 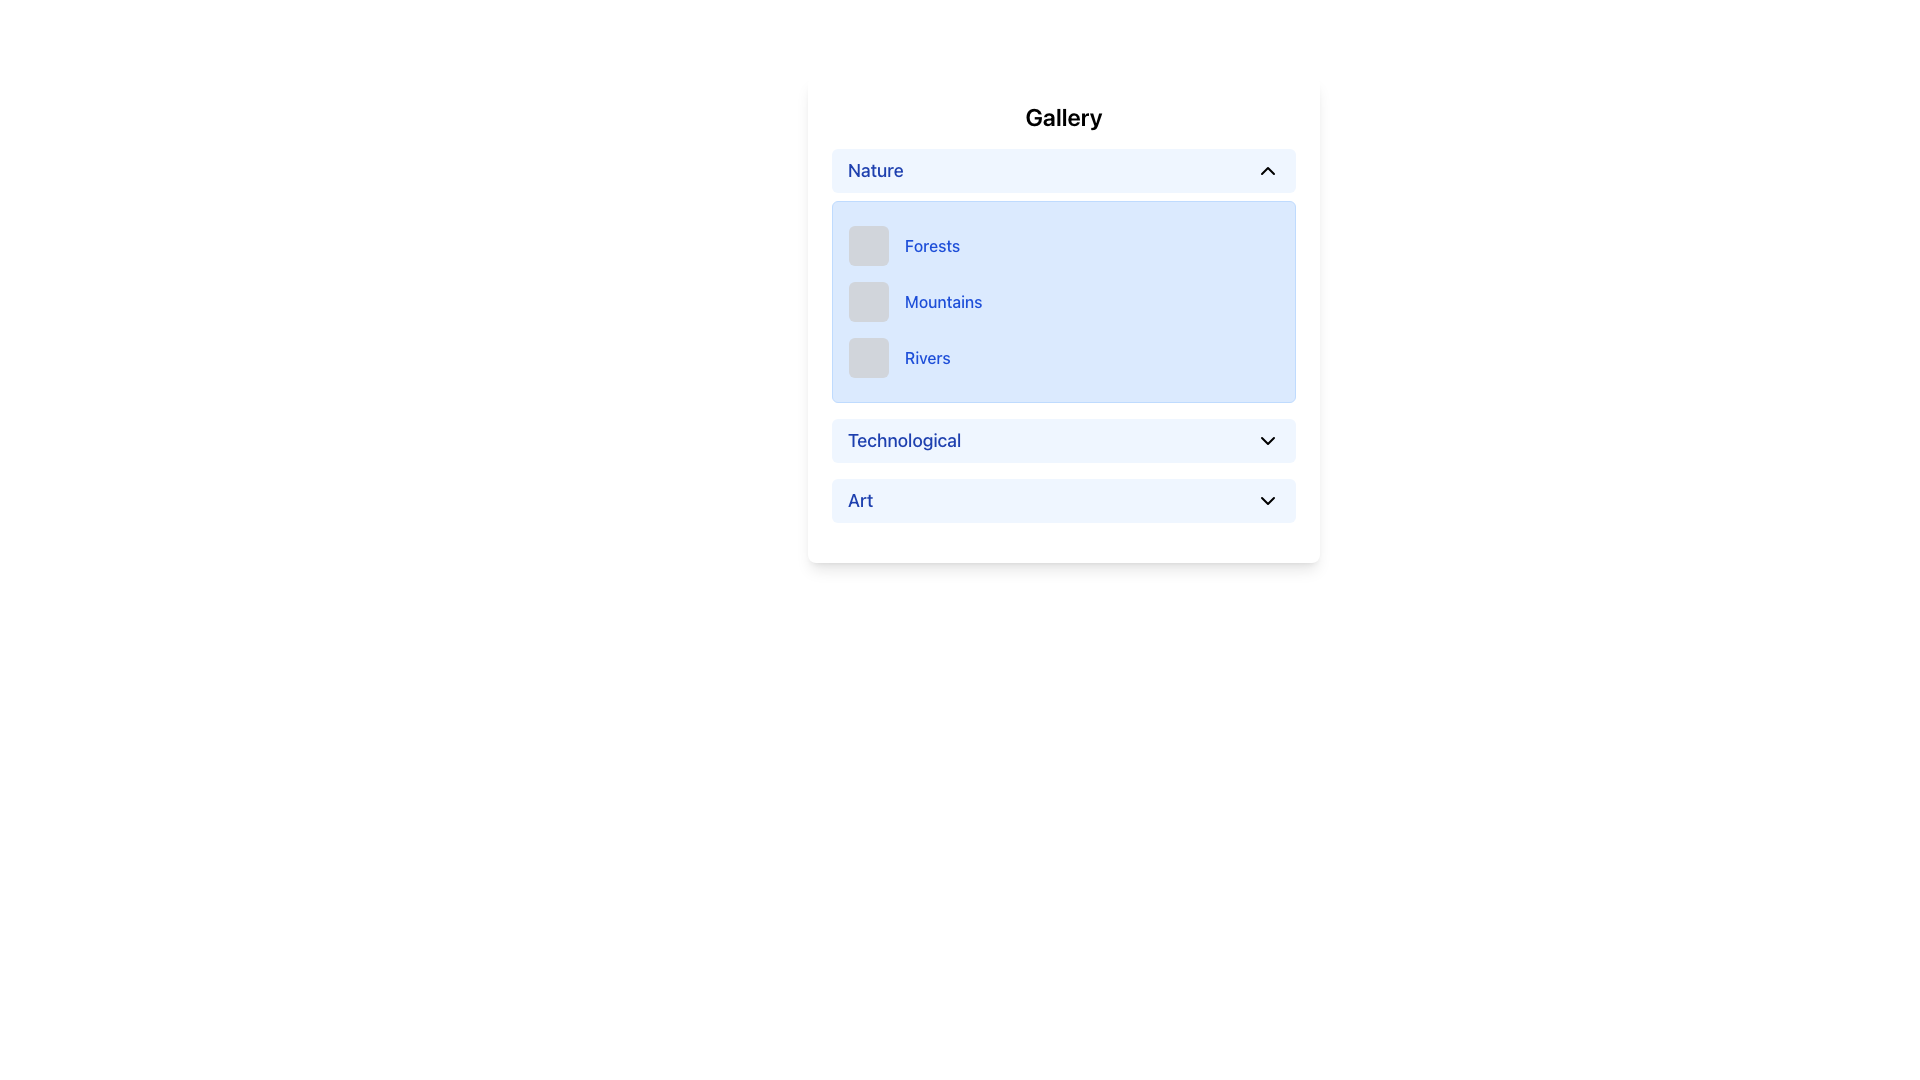 What do you see at coordinates (1063, 301) in the screenshot?
I see `the horizontal list item containing the blue text label 'Mountains' to highlight it` at bounding box center [1063, 301].